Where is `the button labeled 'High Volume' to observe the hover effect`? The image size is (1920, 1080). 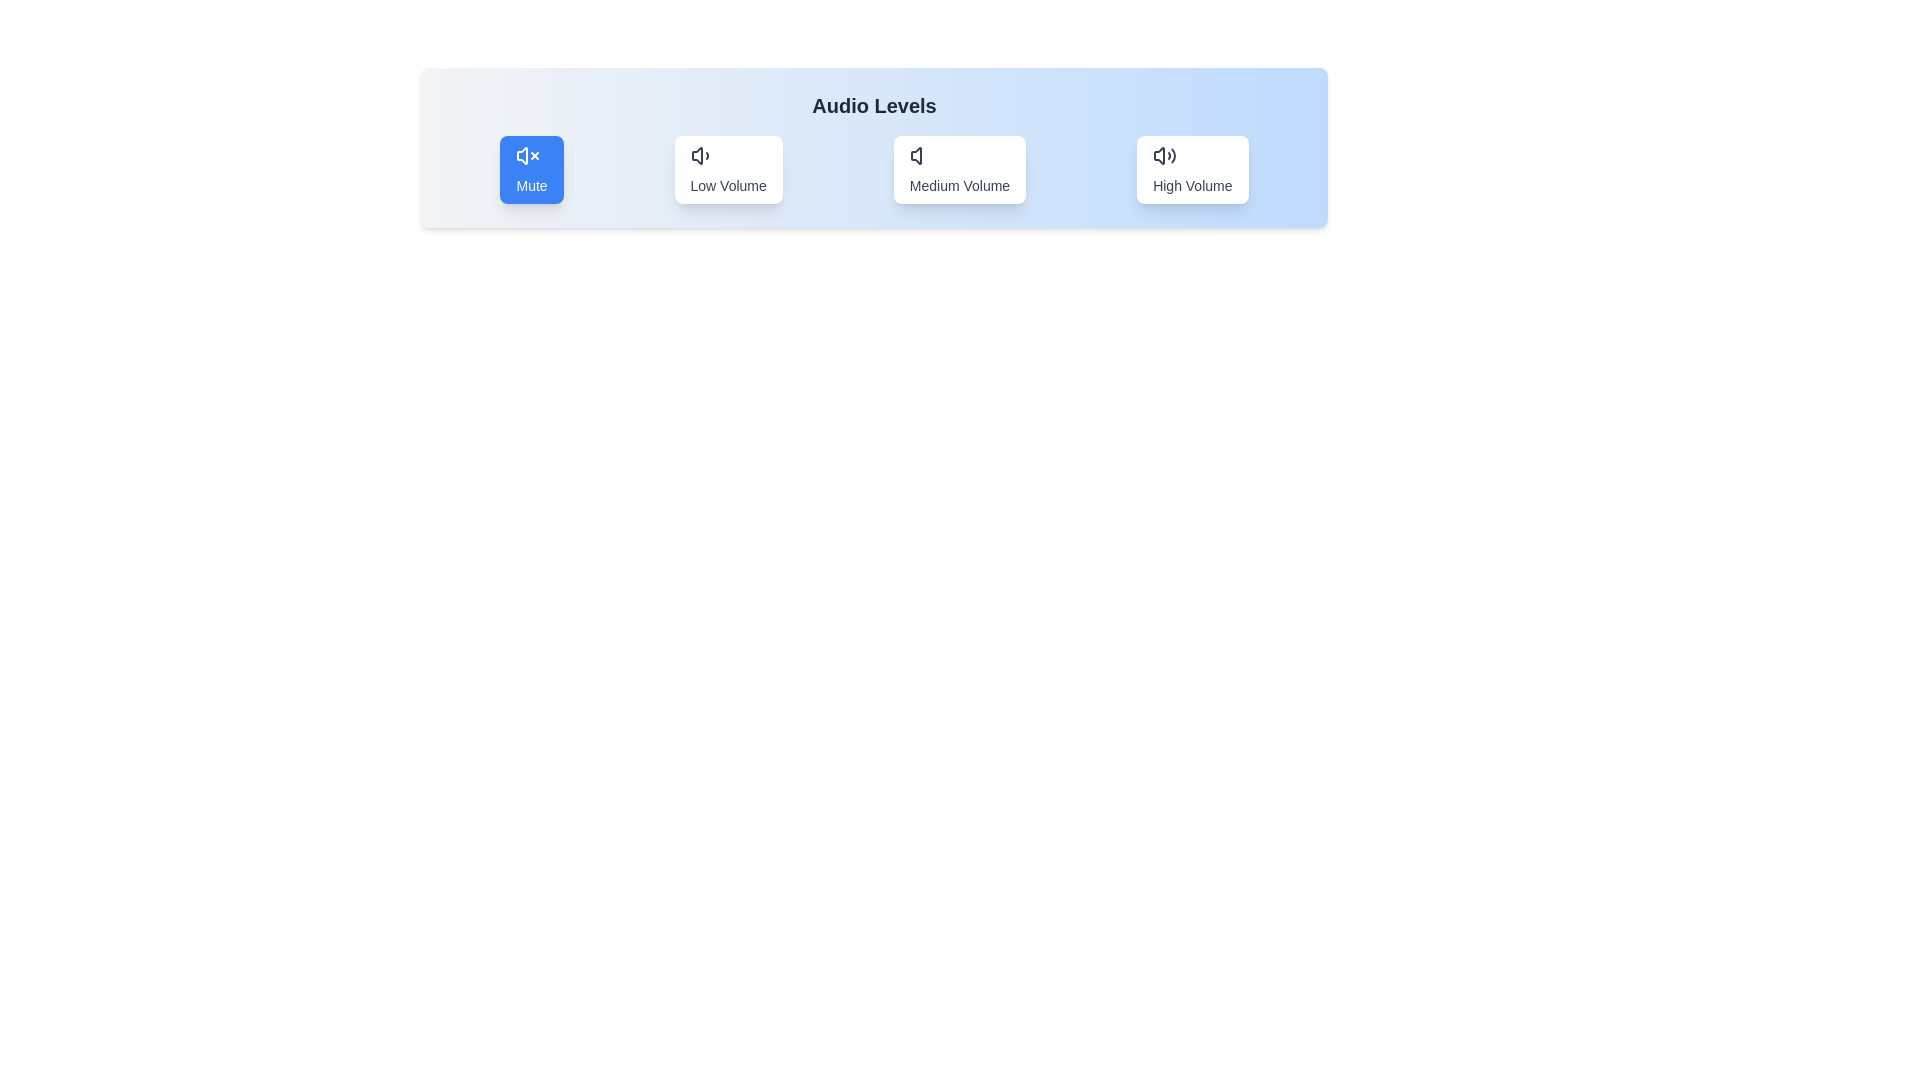 the button labeled 'High Volume' to observe the hover effect is located at coordinates (1193, 168).